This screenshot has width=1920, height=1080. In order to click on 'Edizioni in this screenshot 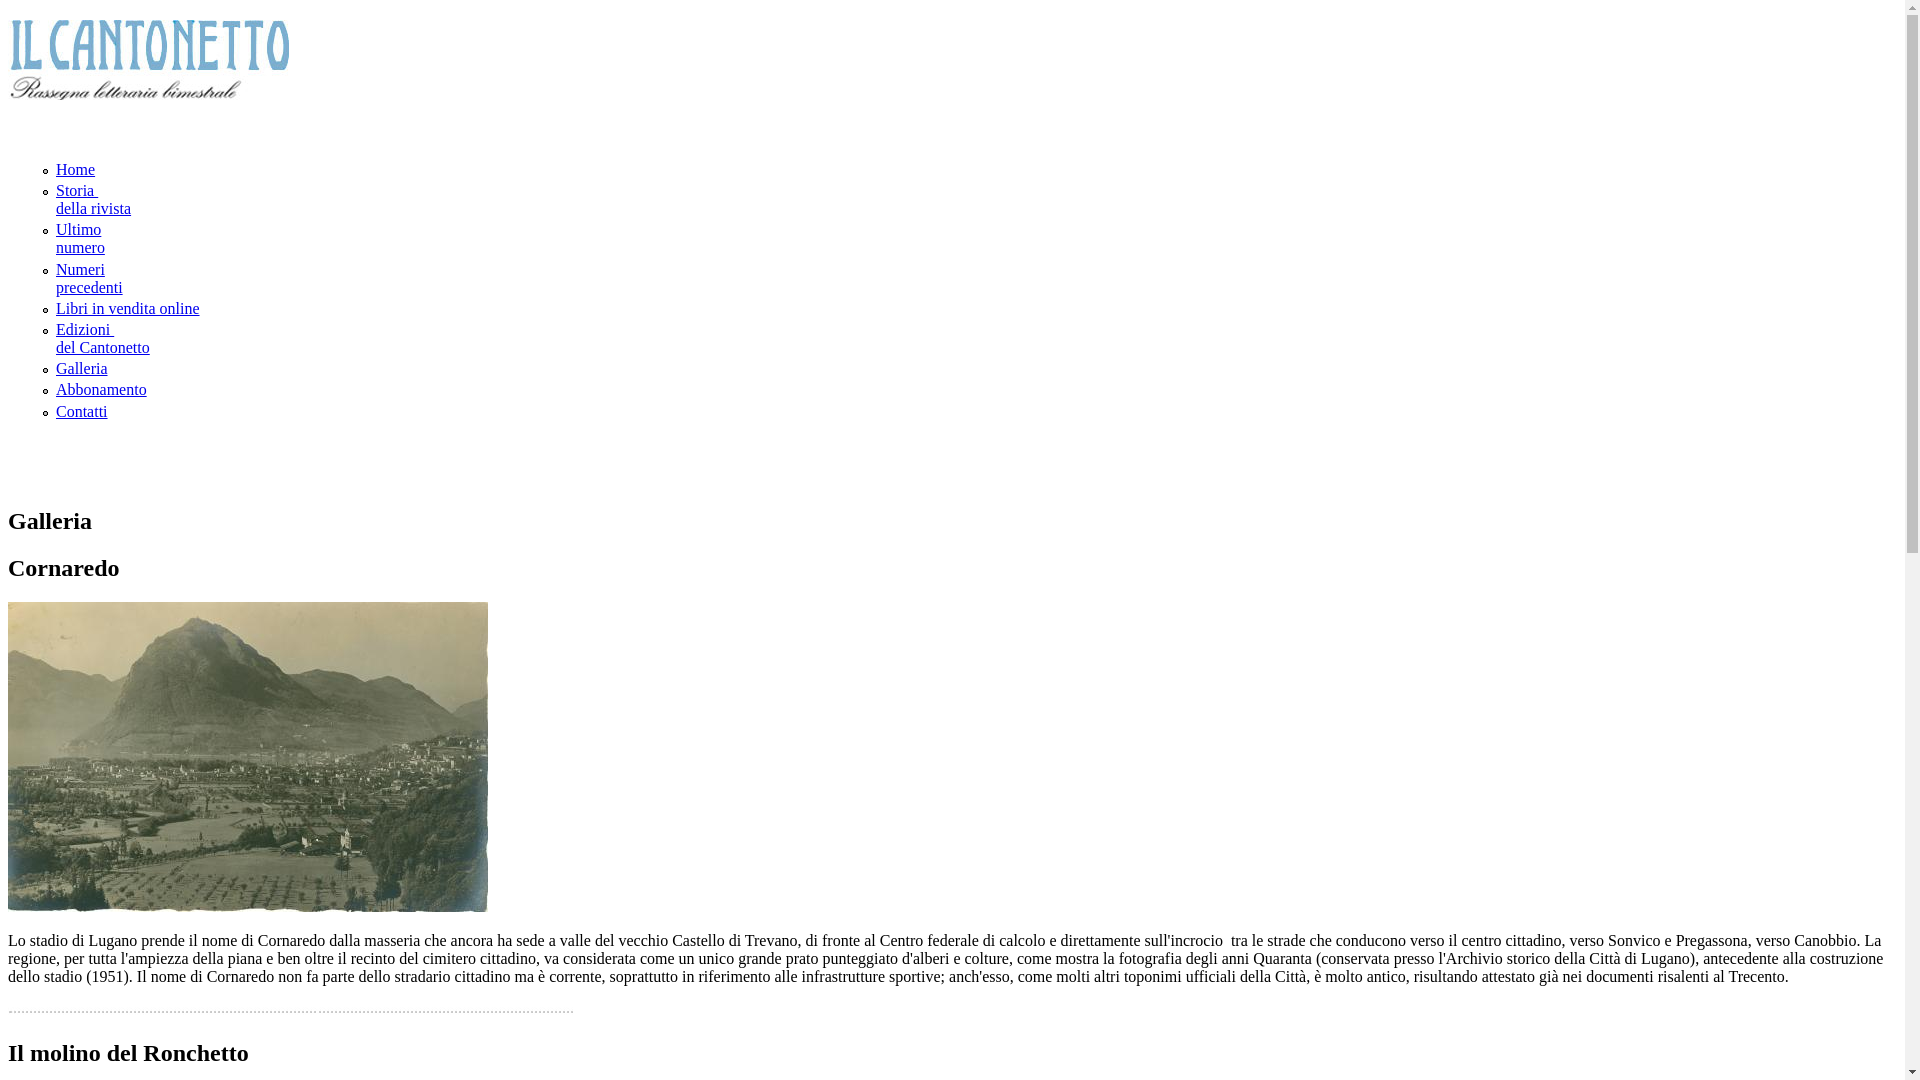, I will do `click(56, 337)`.